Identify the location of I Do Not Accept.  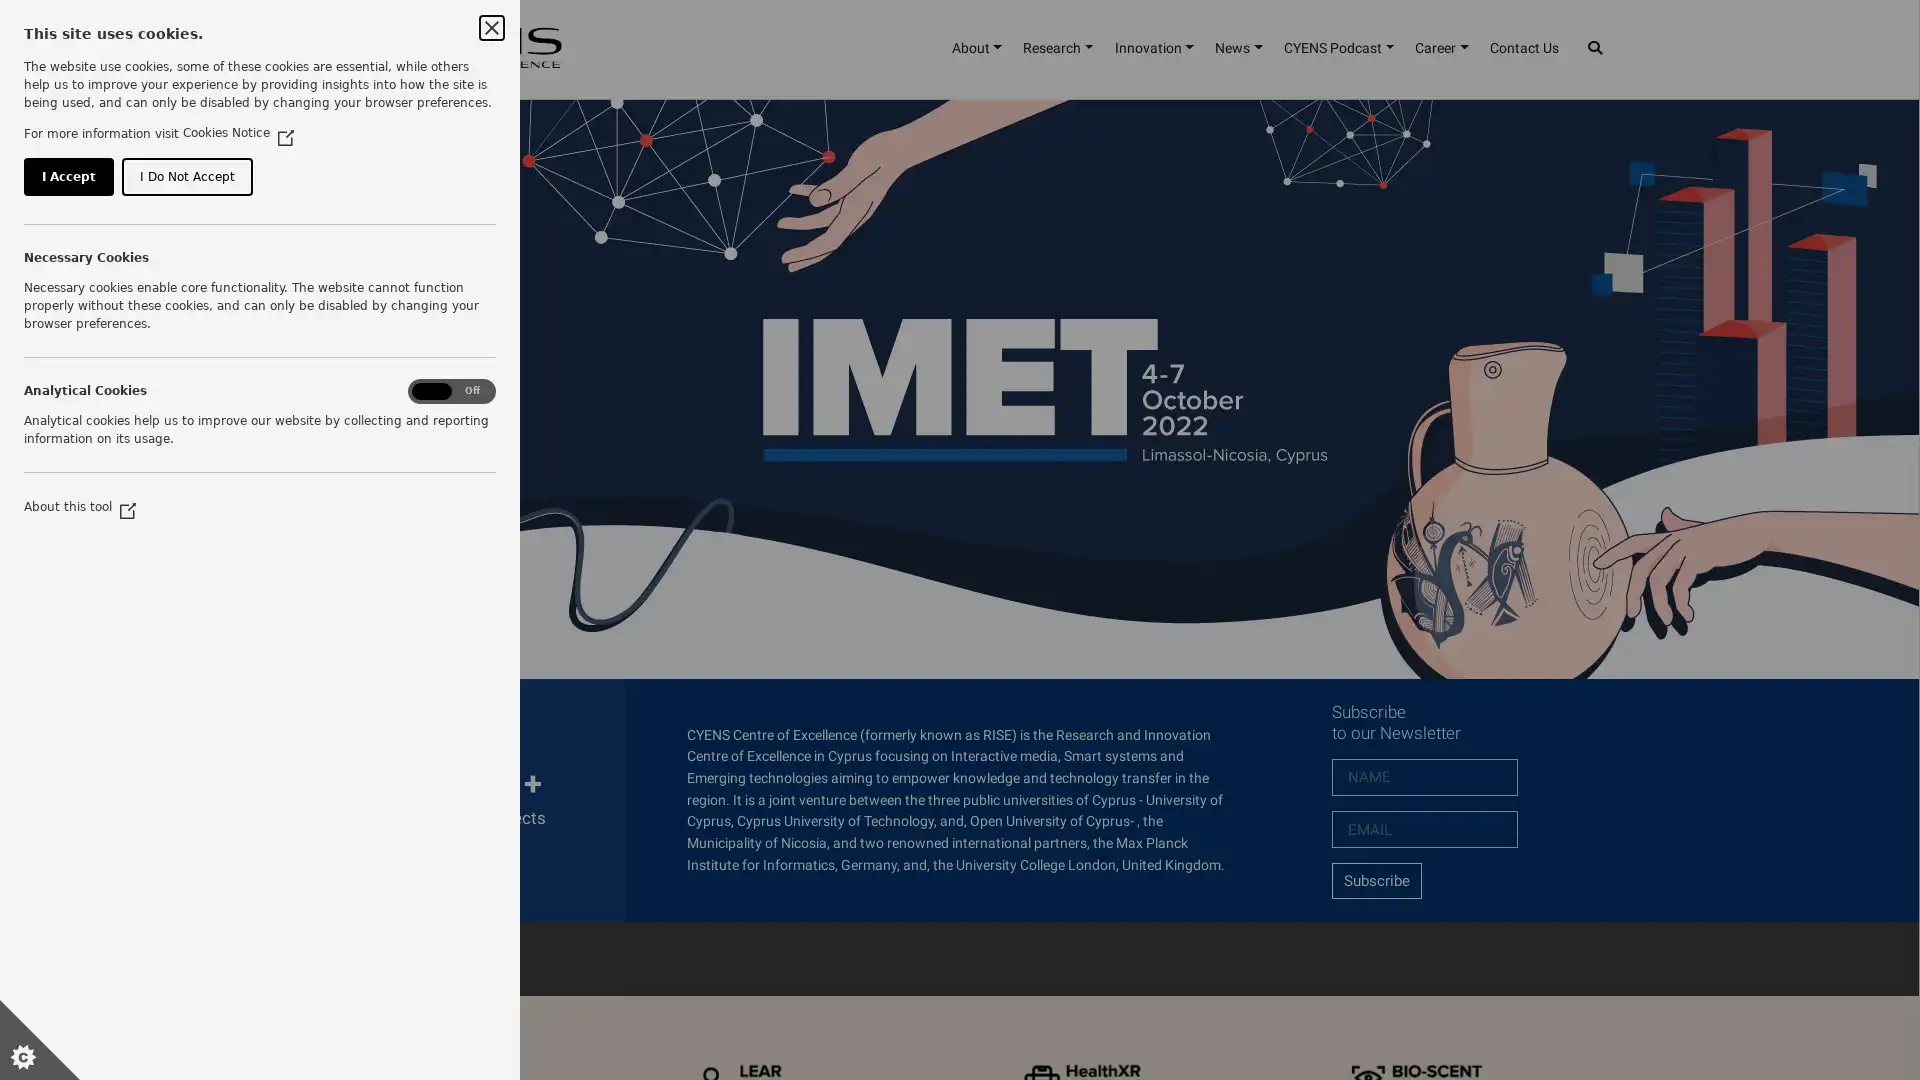
(220, 270).